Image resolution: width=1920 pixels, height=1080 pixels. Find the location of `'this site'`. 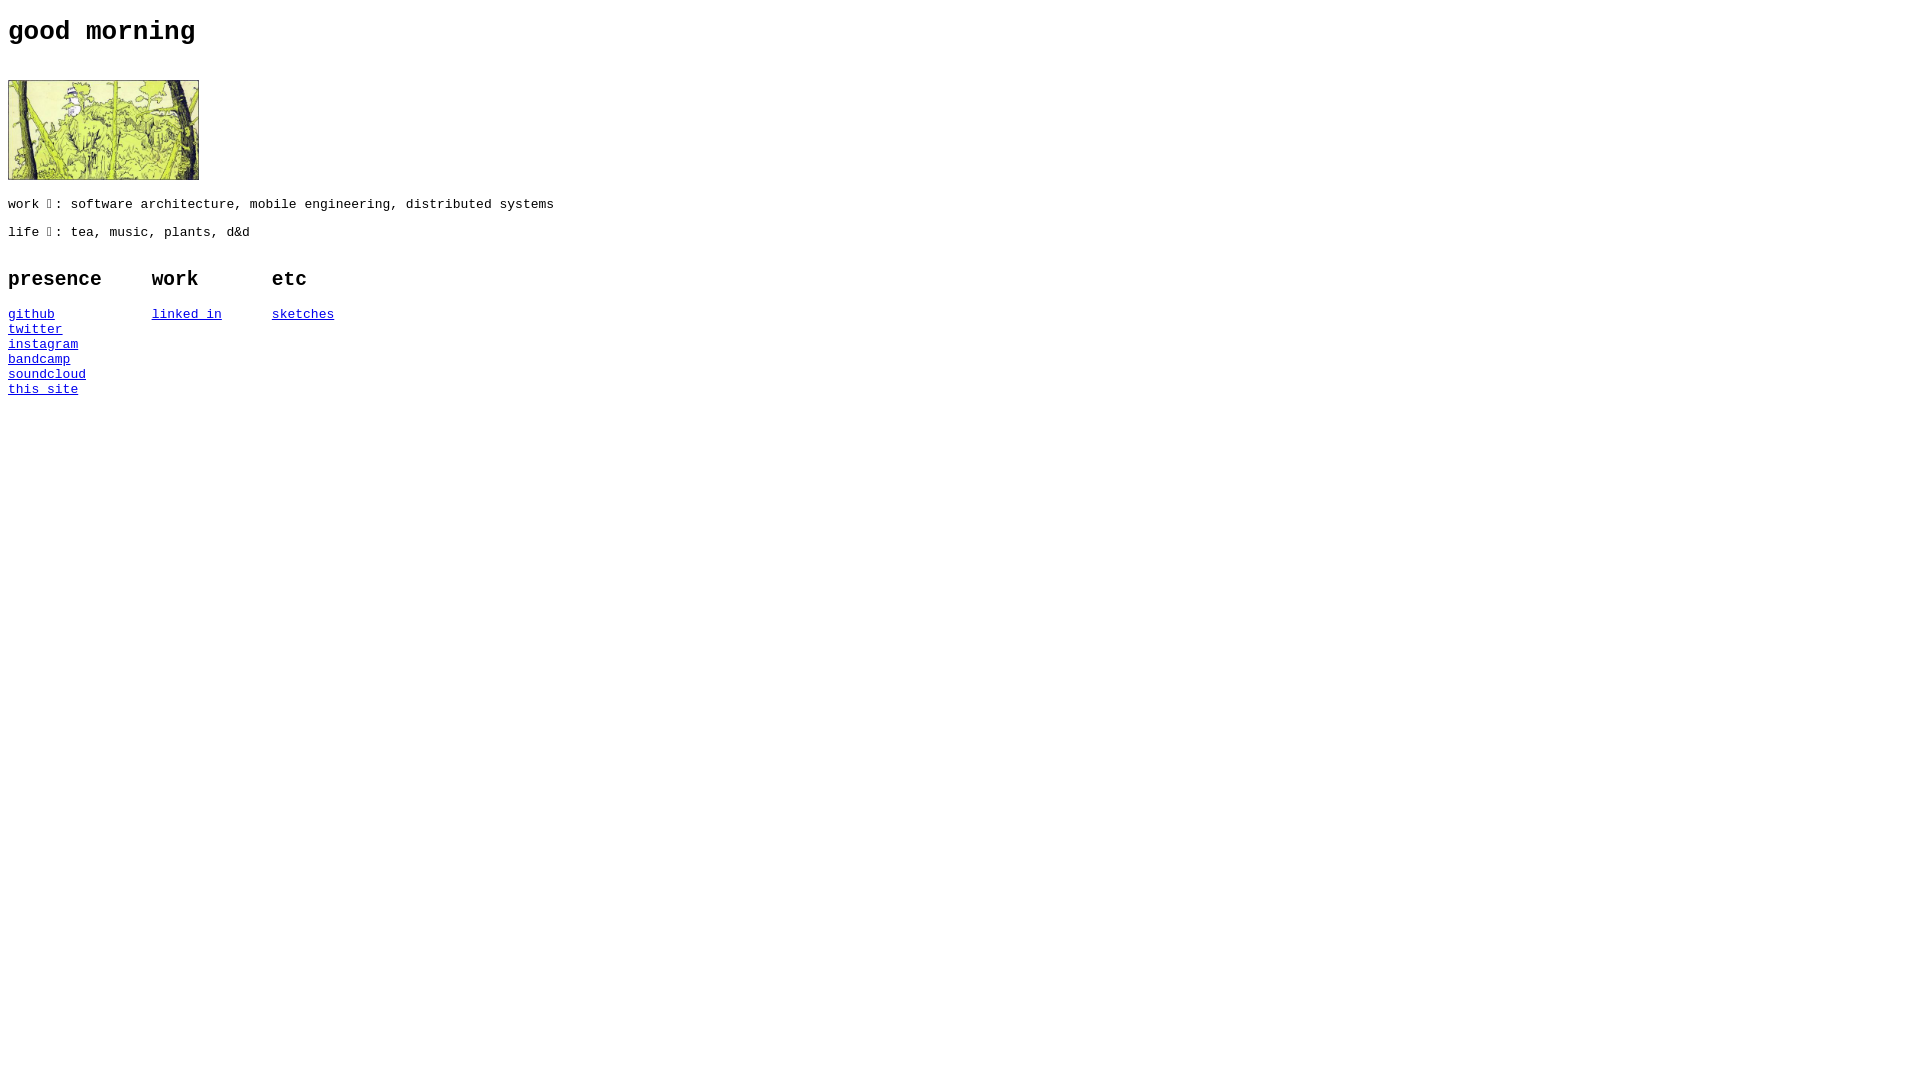

'this site' is located at coordinates (54, 389).